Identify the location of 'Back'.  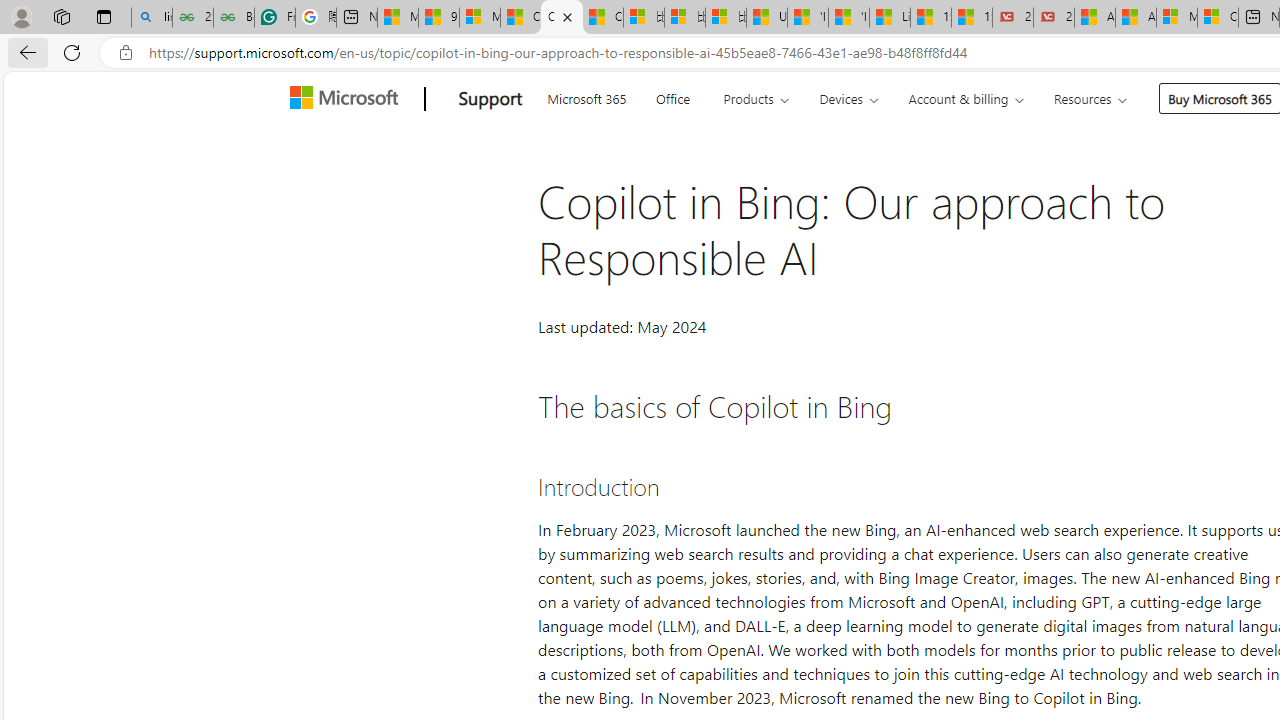
(24, 51).